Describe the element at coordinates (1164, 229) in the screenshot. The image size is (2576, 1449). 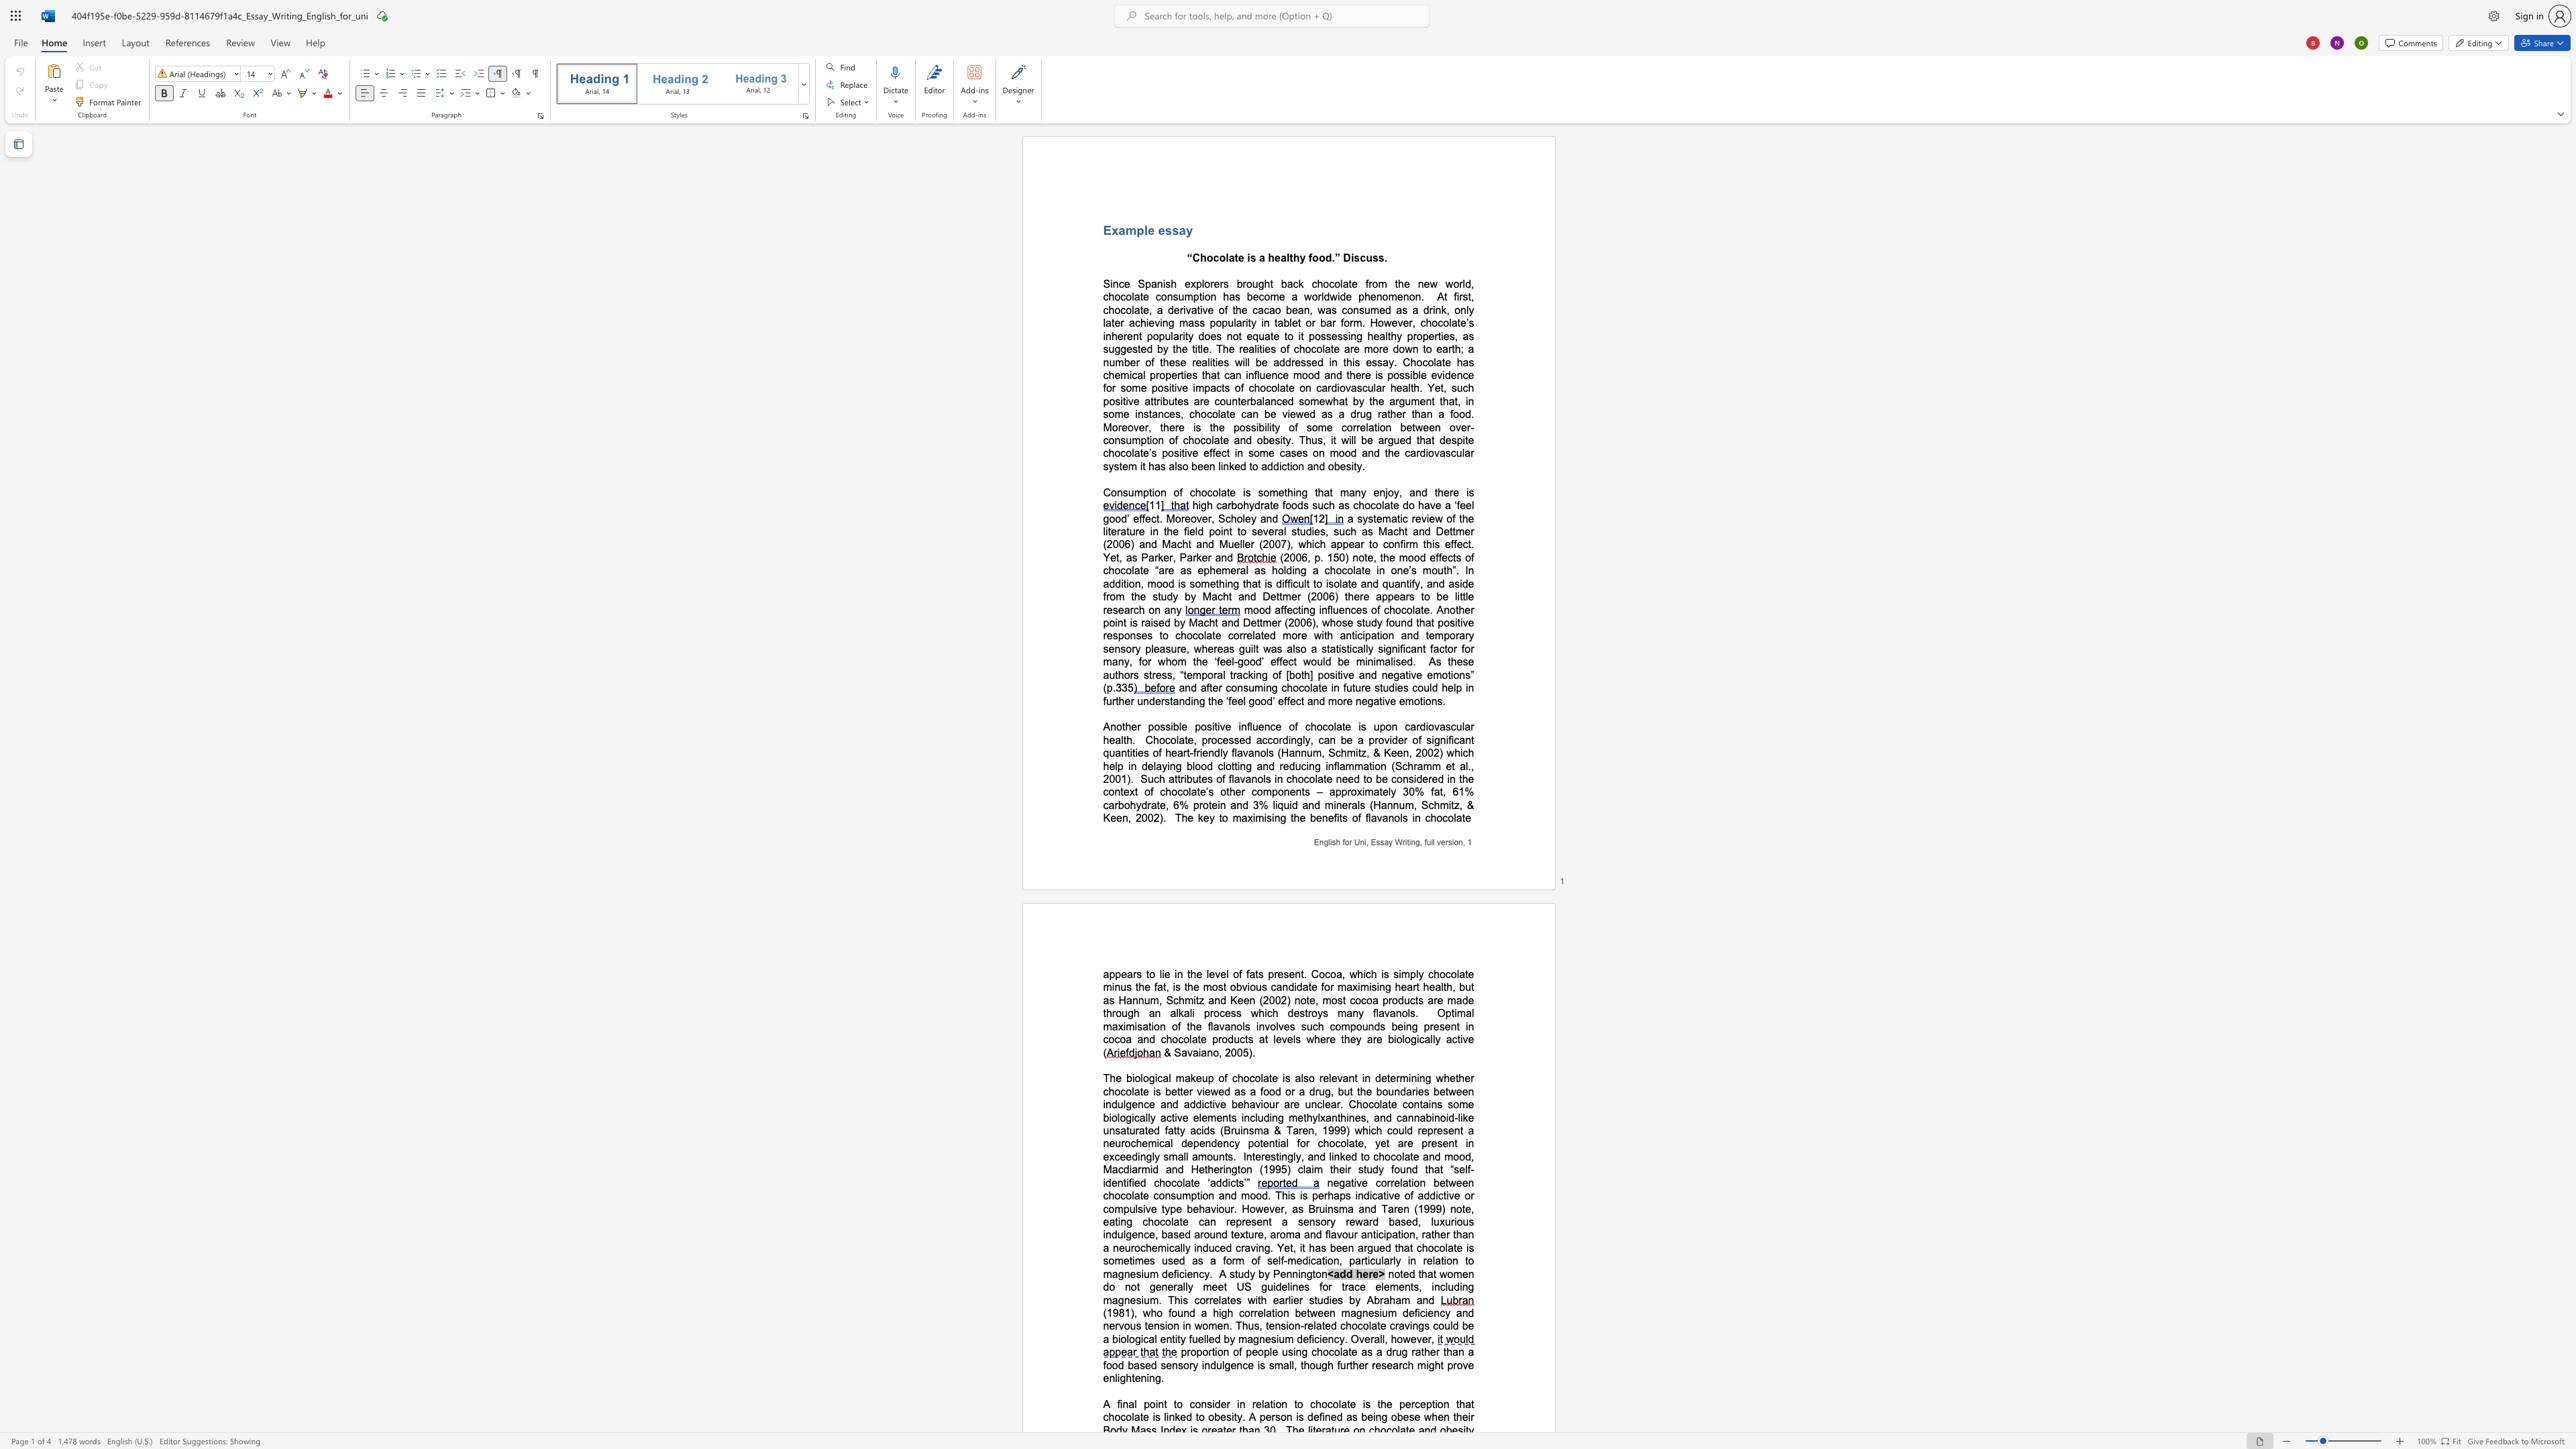
I see `the subset text "ss" within the text "Example essay"` at that location.